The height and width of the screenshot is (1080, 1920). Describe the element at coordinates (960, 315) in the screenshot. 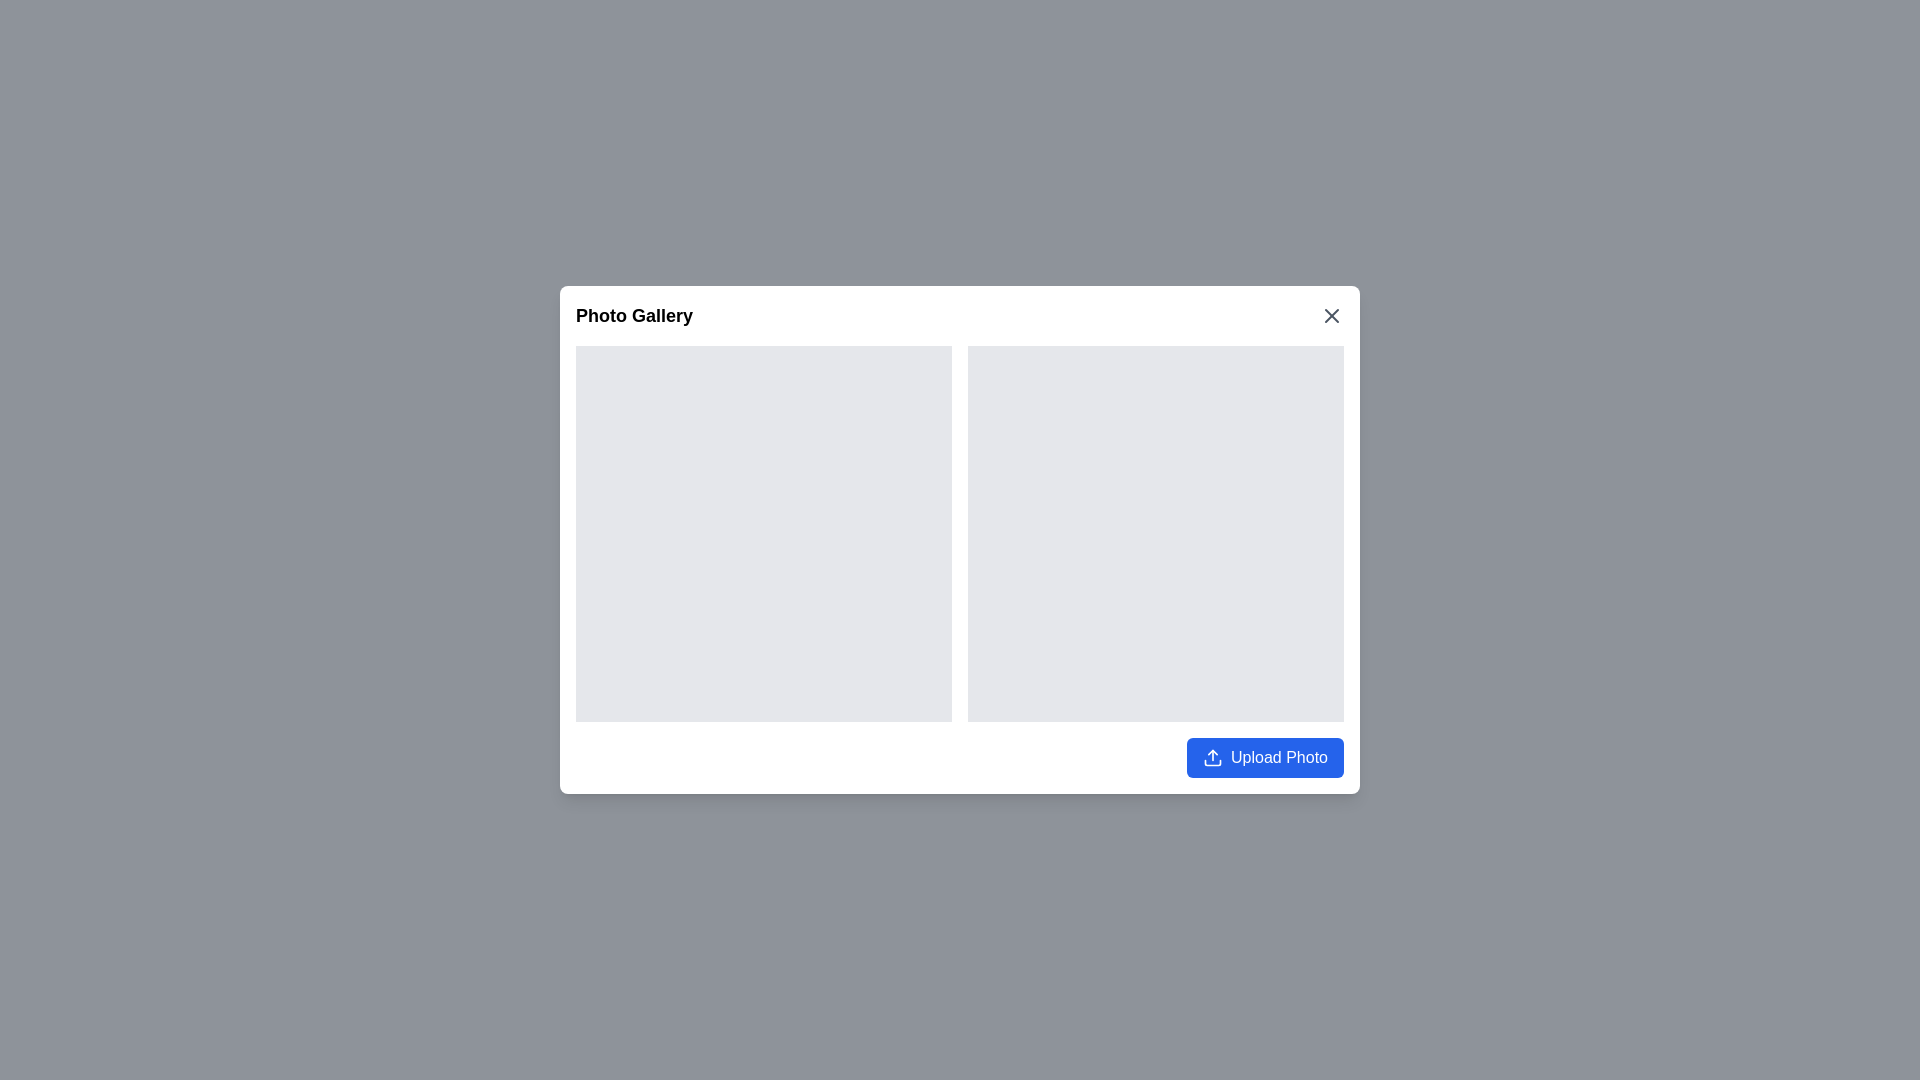

I see `the title bar of the modal, which indicates the content theme 'Photo Gallery'` at that location.